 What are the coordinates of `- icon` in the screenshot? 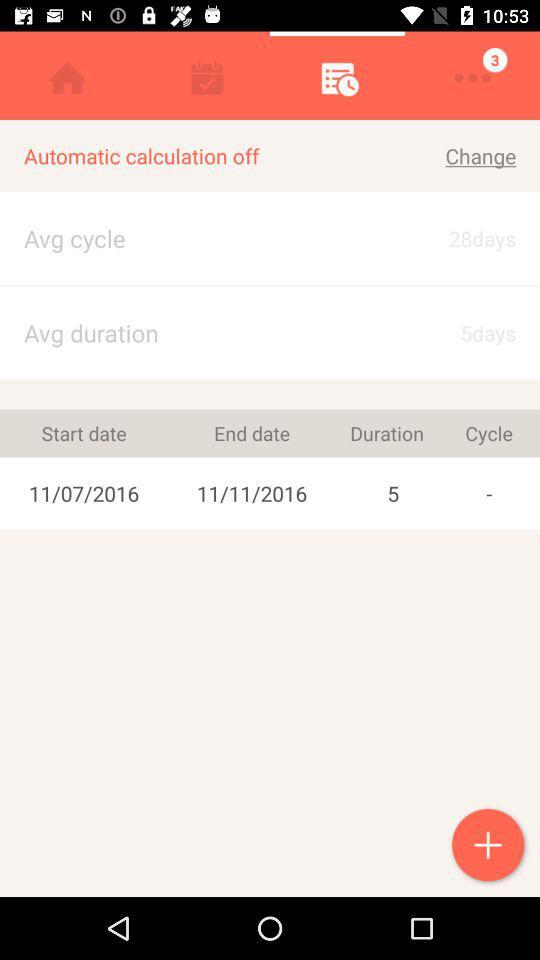 It's located at (488, 492).